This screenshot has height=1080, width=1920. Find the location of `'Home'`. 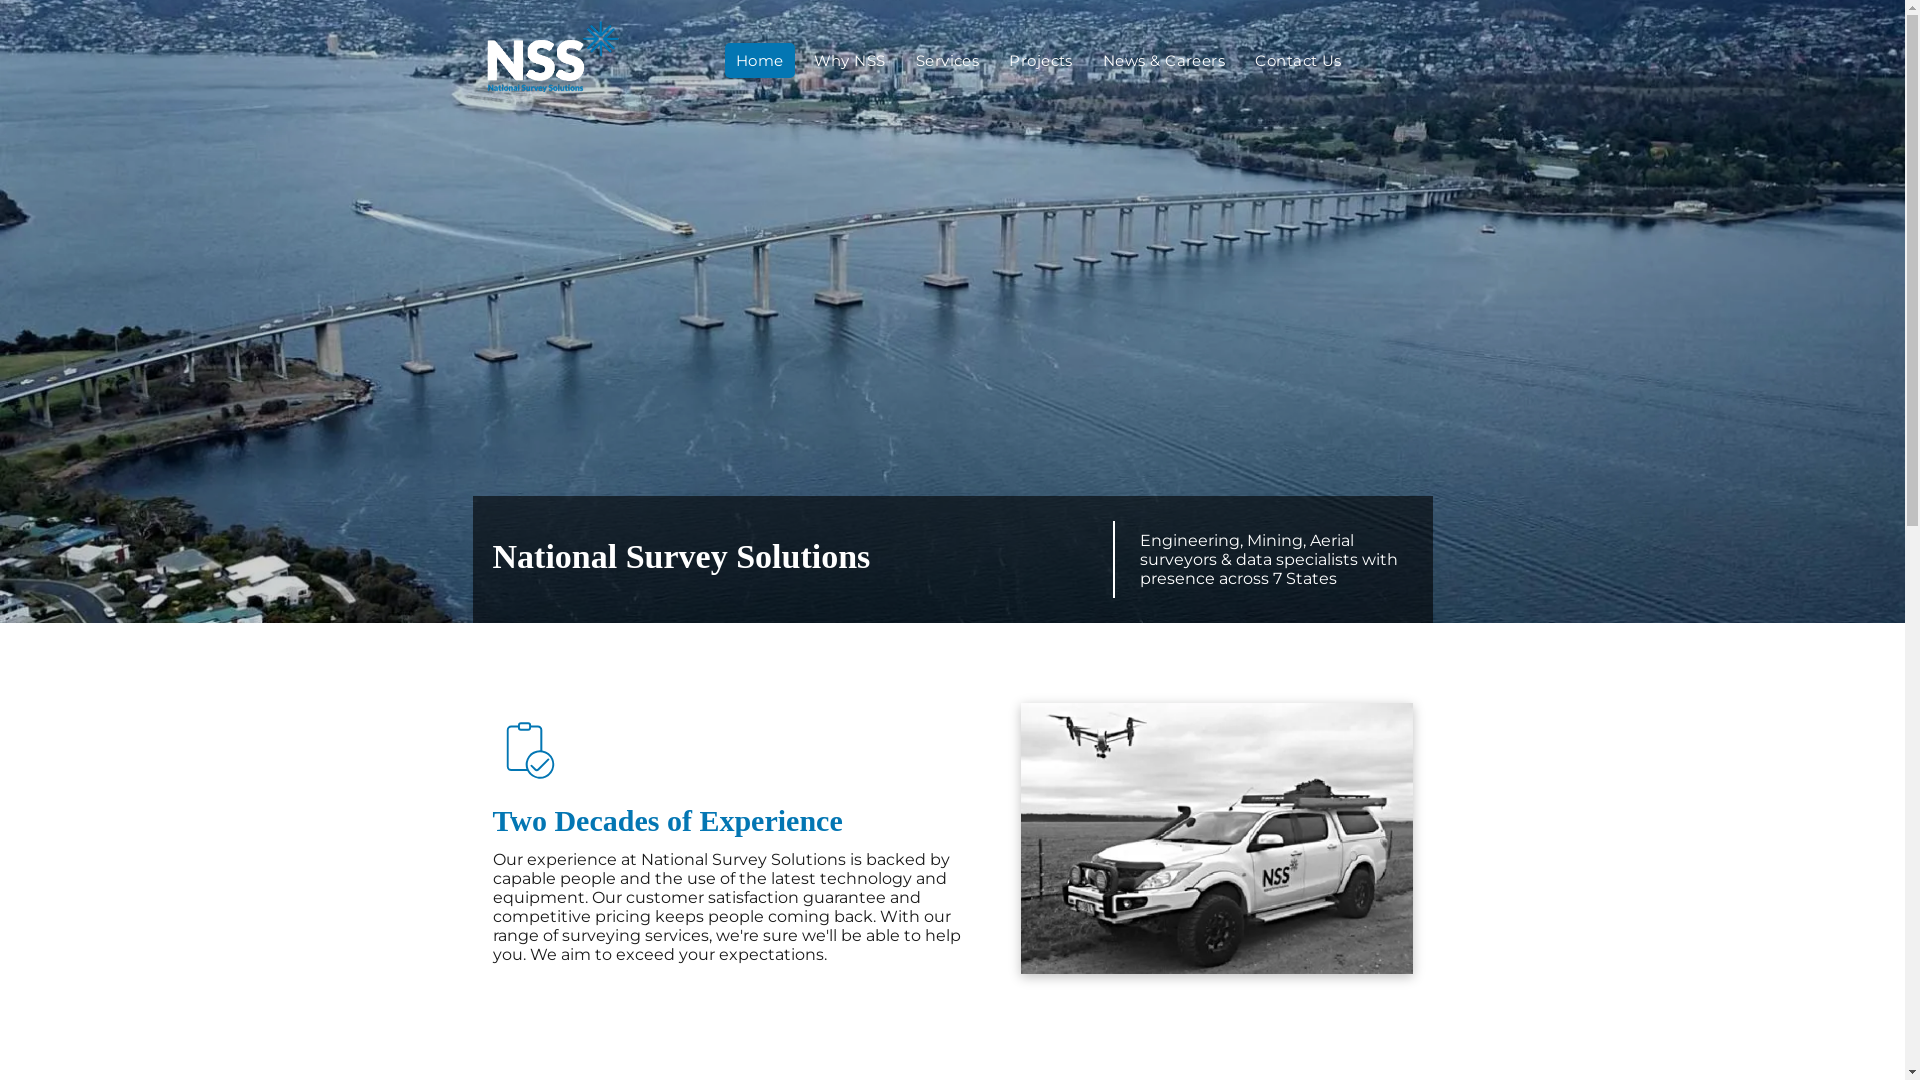

'Home' is located at coordinates (758, 59).